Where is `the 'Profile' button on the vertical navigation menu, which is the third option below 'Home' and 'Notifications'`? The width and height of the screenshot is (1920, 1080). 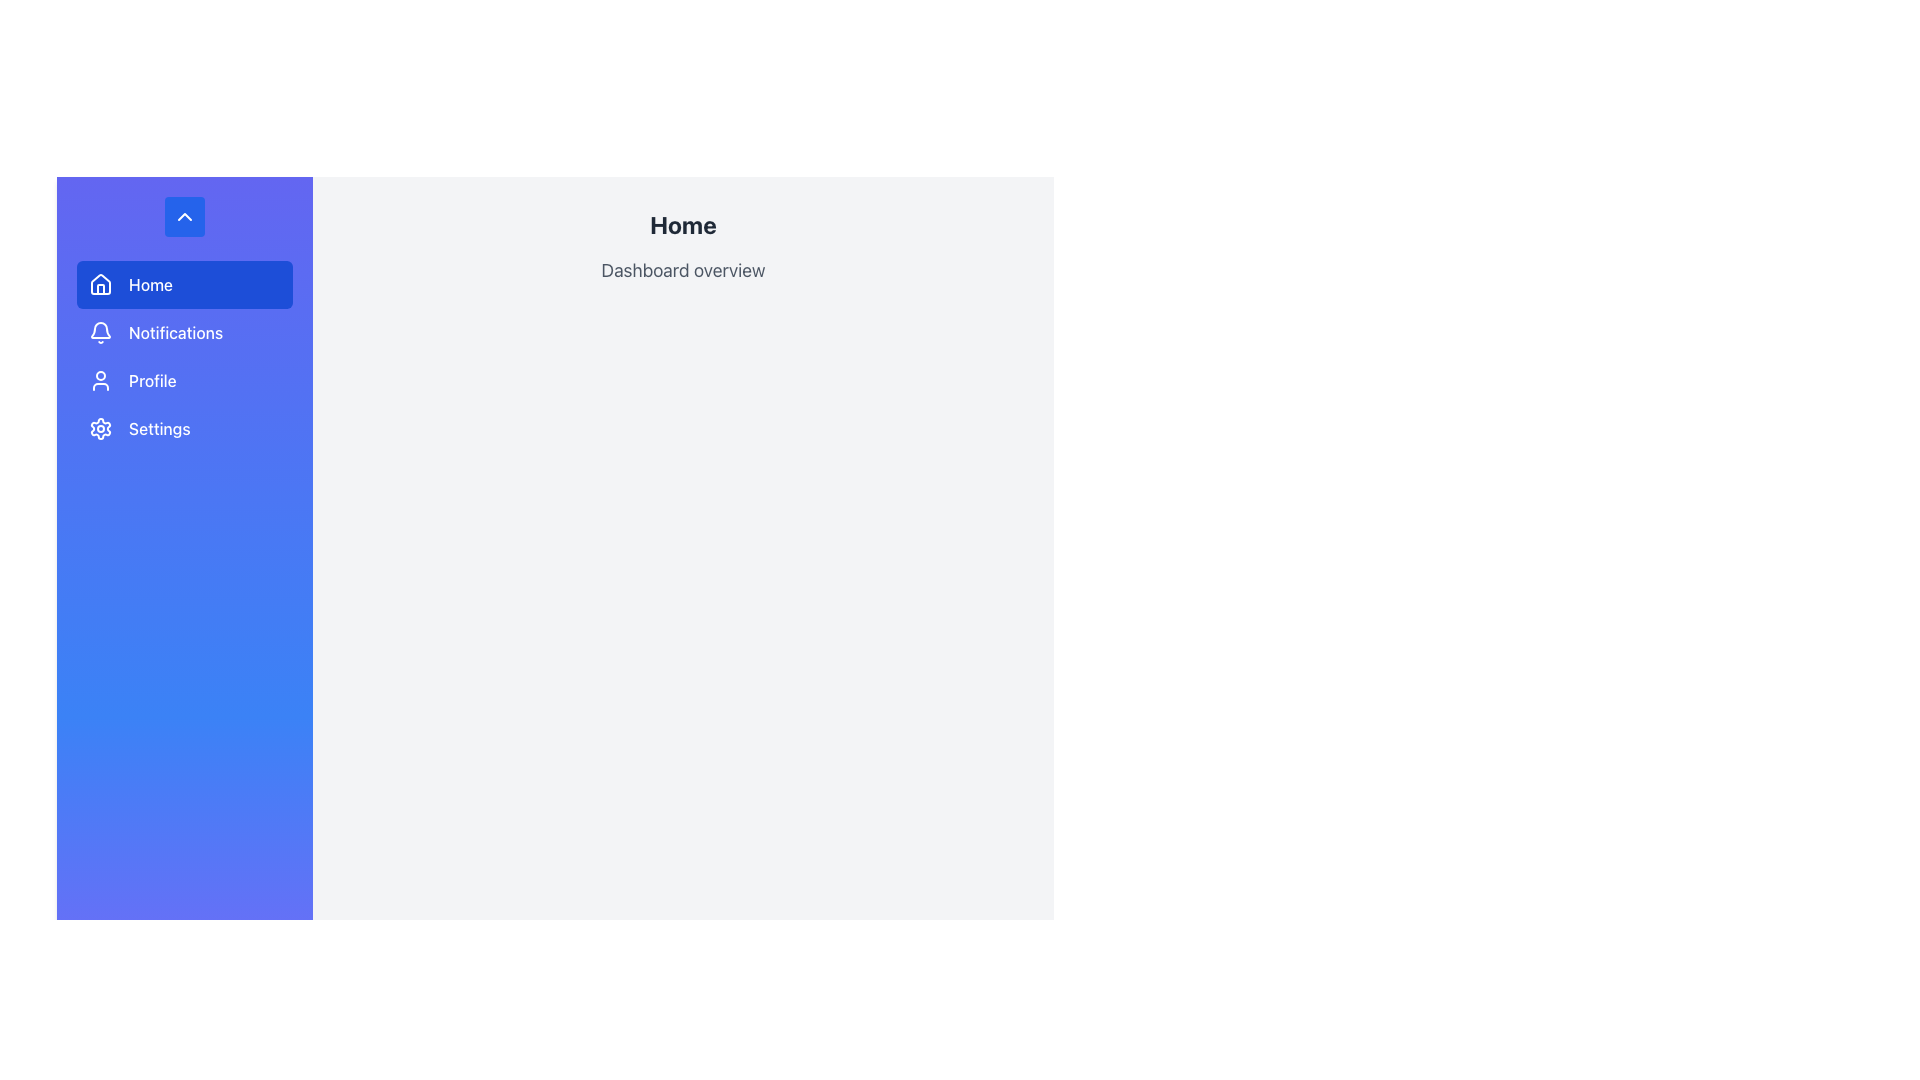
the 'Profile' button on the vertical navigation menu, which is the third option below 'Home' and 'Notifications' is located at coordinates (185, 381).